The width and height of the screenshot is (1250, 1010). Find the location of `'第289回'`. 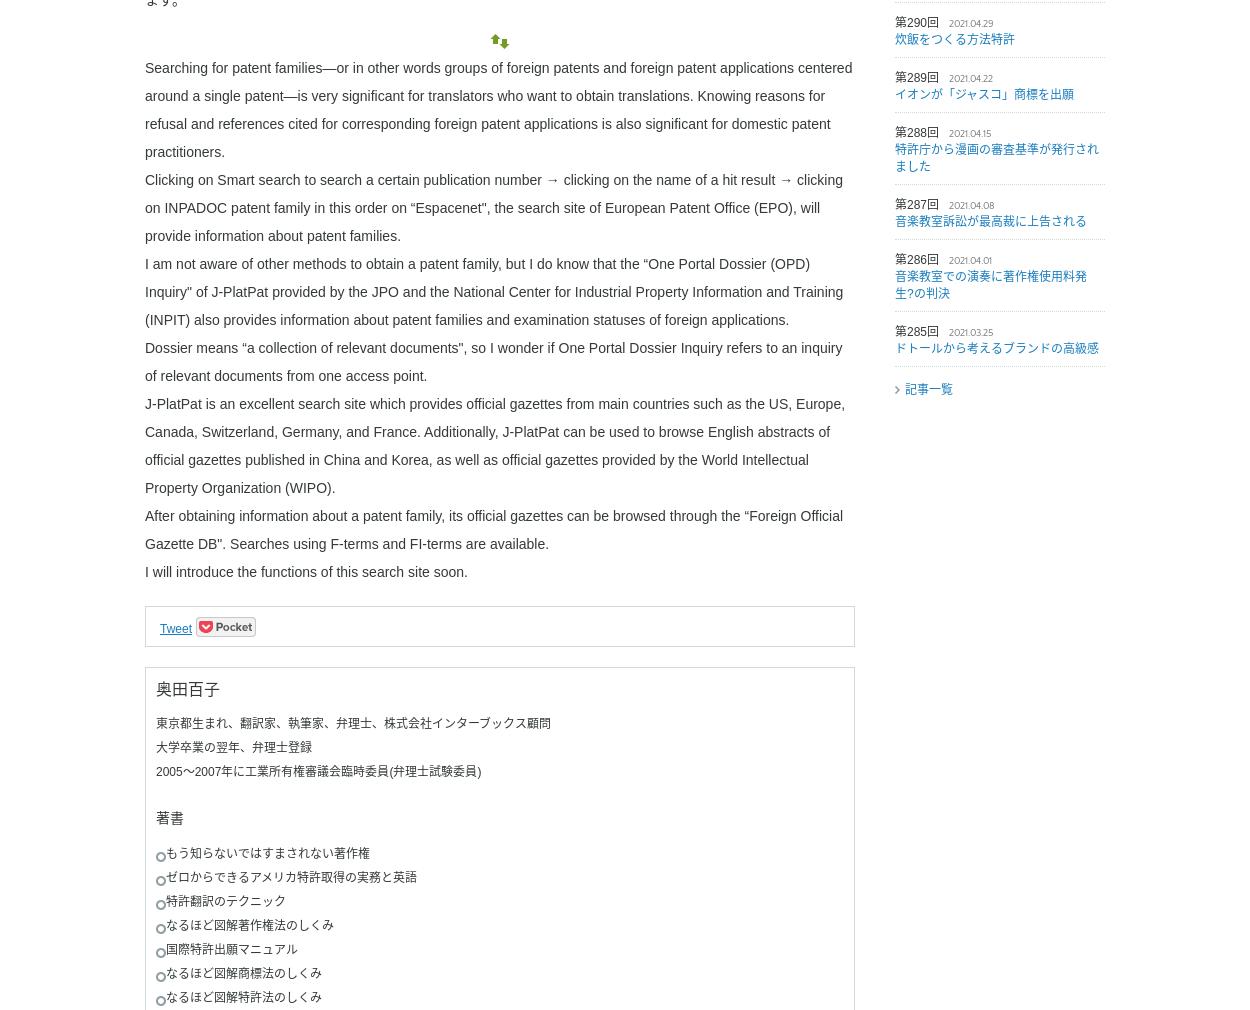

'第289回' is located at coordinates (917, 76).